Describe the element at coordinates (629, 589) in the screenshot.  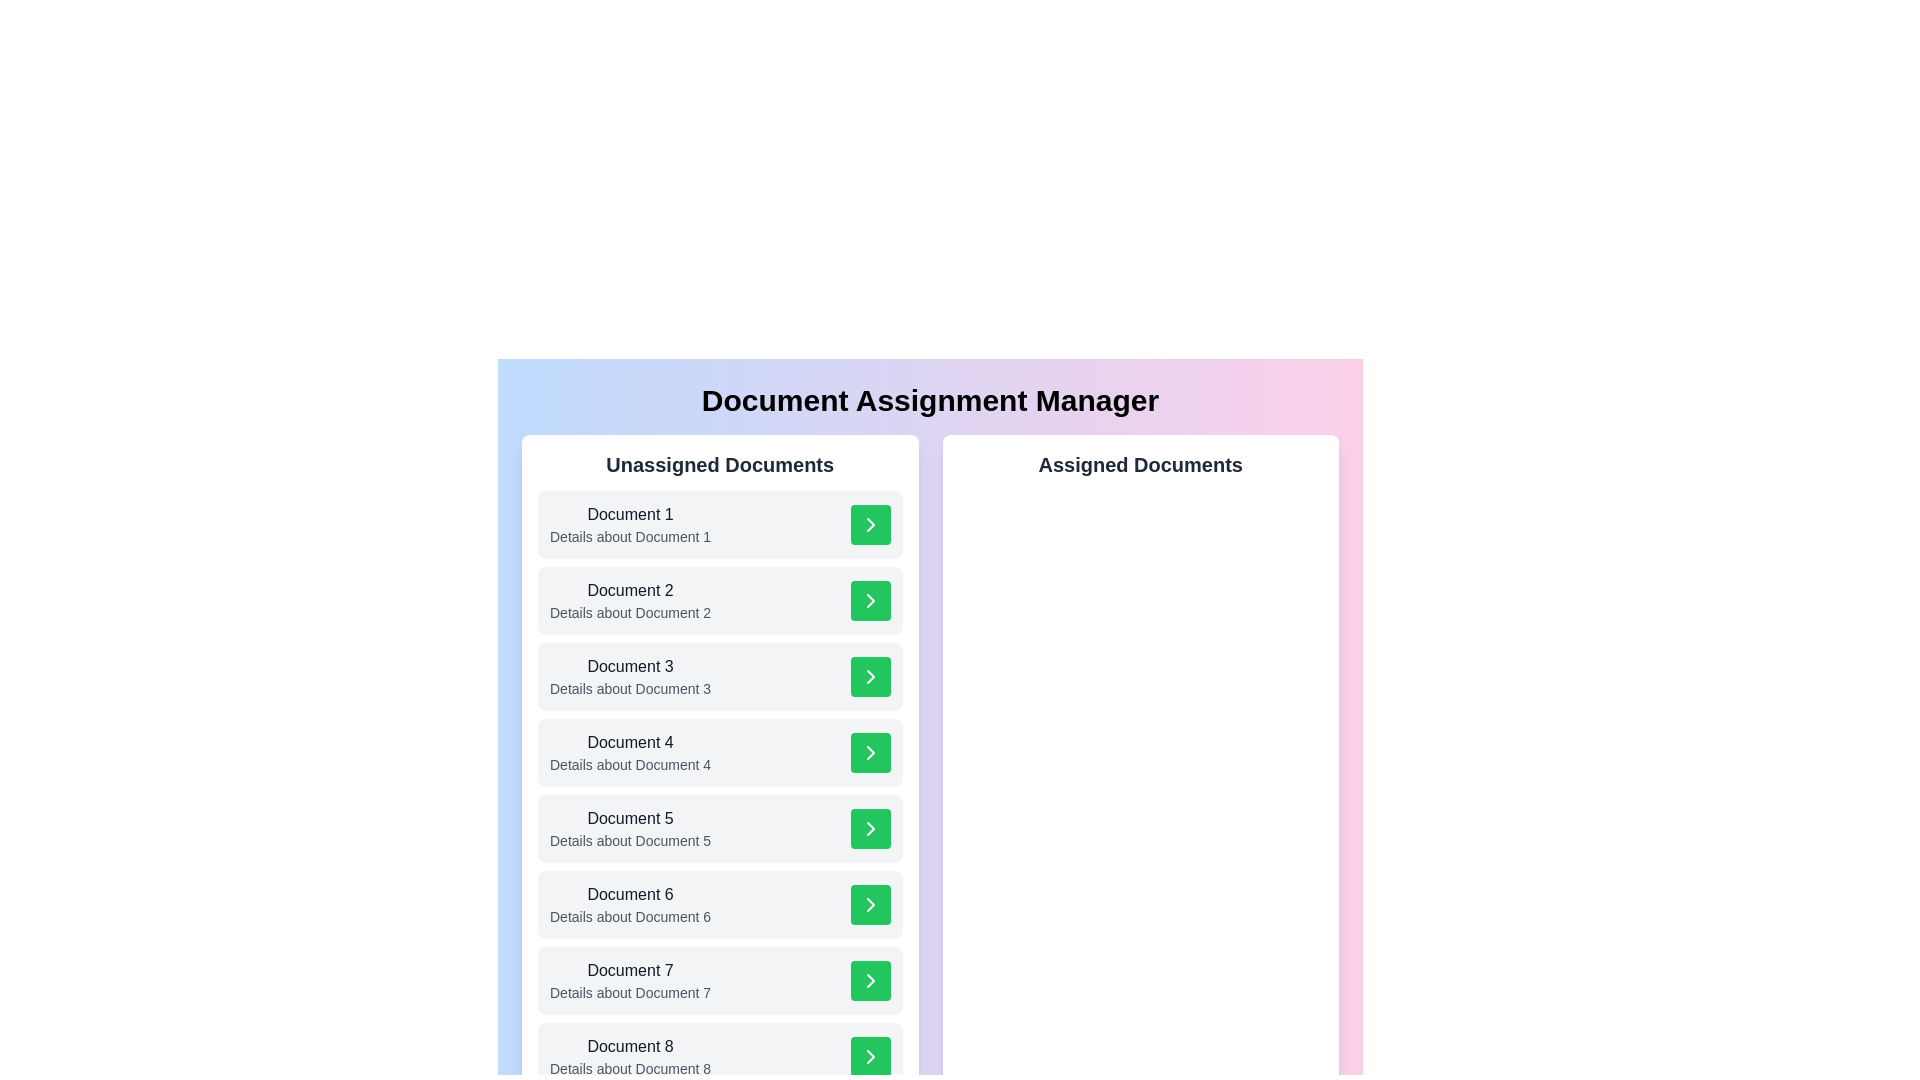
I see `the static text label displaying 'Document 2' in the 'Unassigned Documents' column` at that location.